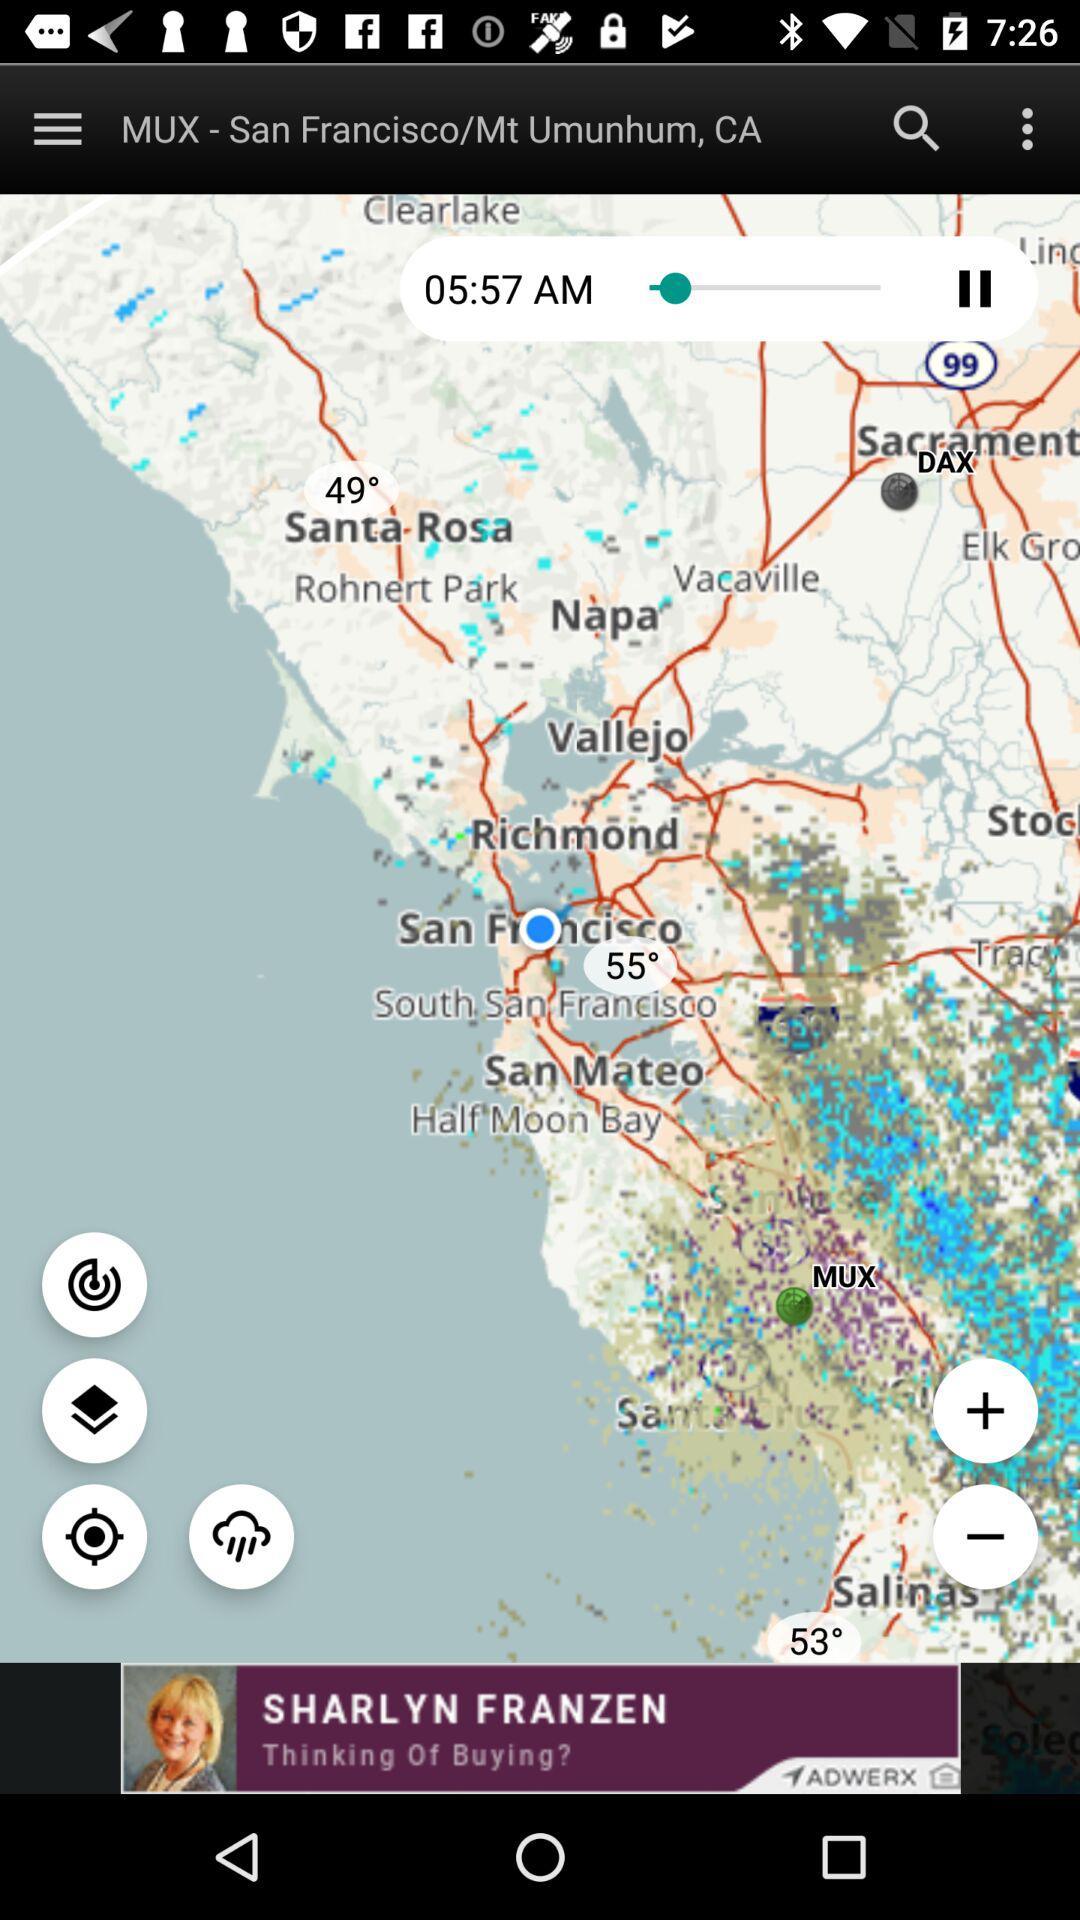 Image resolution: width=1080 pixels, height=1920 pixels. What do you see at coordinates (974, 287) in the screenshot?
I see `pause audio` at bounding box center [974, 287].